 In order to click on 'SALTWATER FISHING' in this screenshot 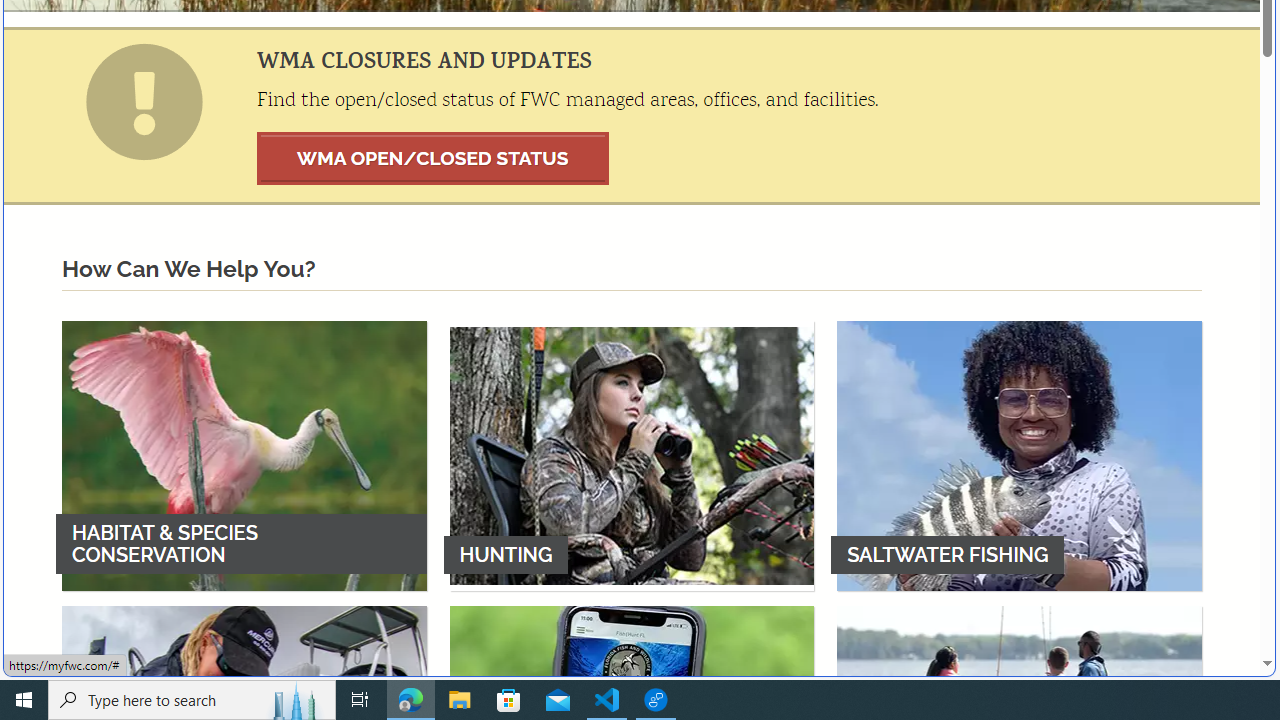, I will do `click(1019, 455)`.